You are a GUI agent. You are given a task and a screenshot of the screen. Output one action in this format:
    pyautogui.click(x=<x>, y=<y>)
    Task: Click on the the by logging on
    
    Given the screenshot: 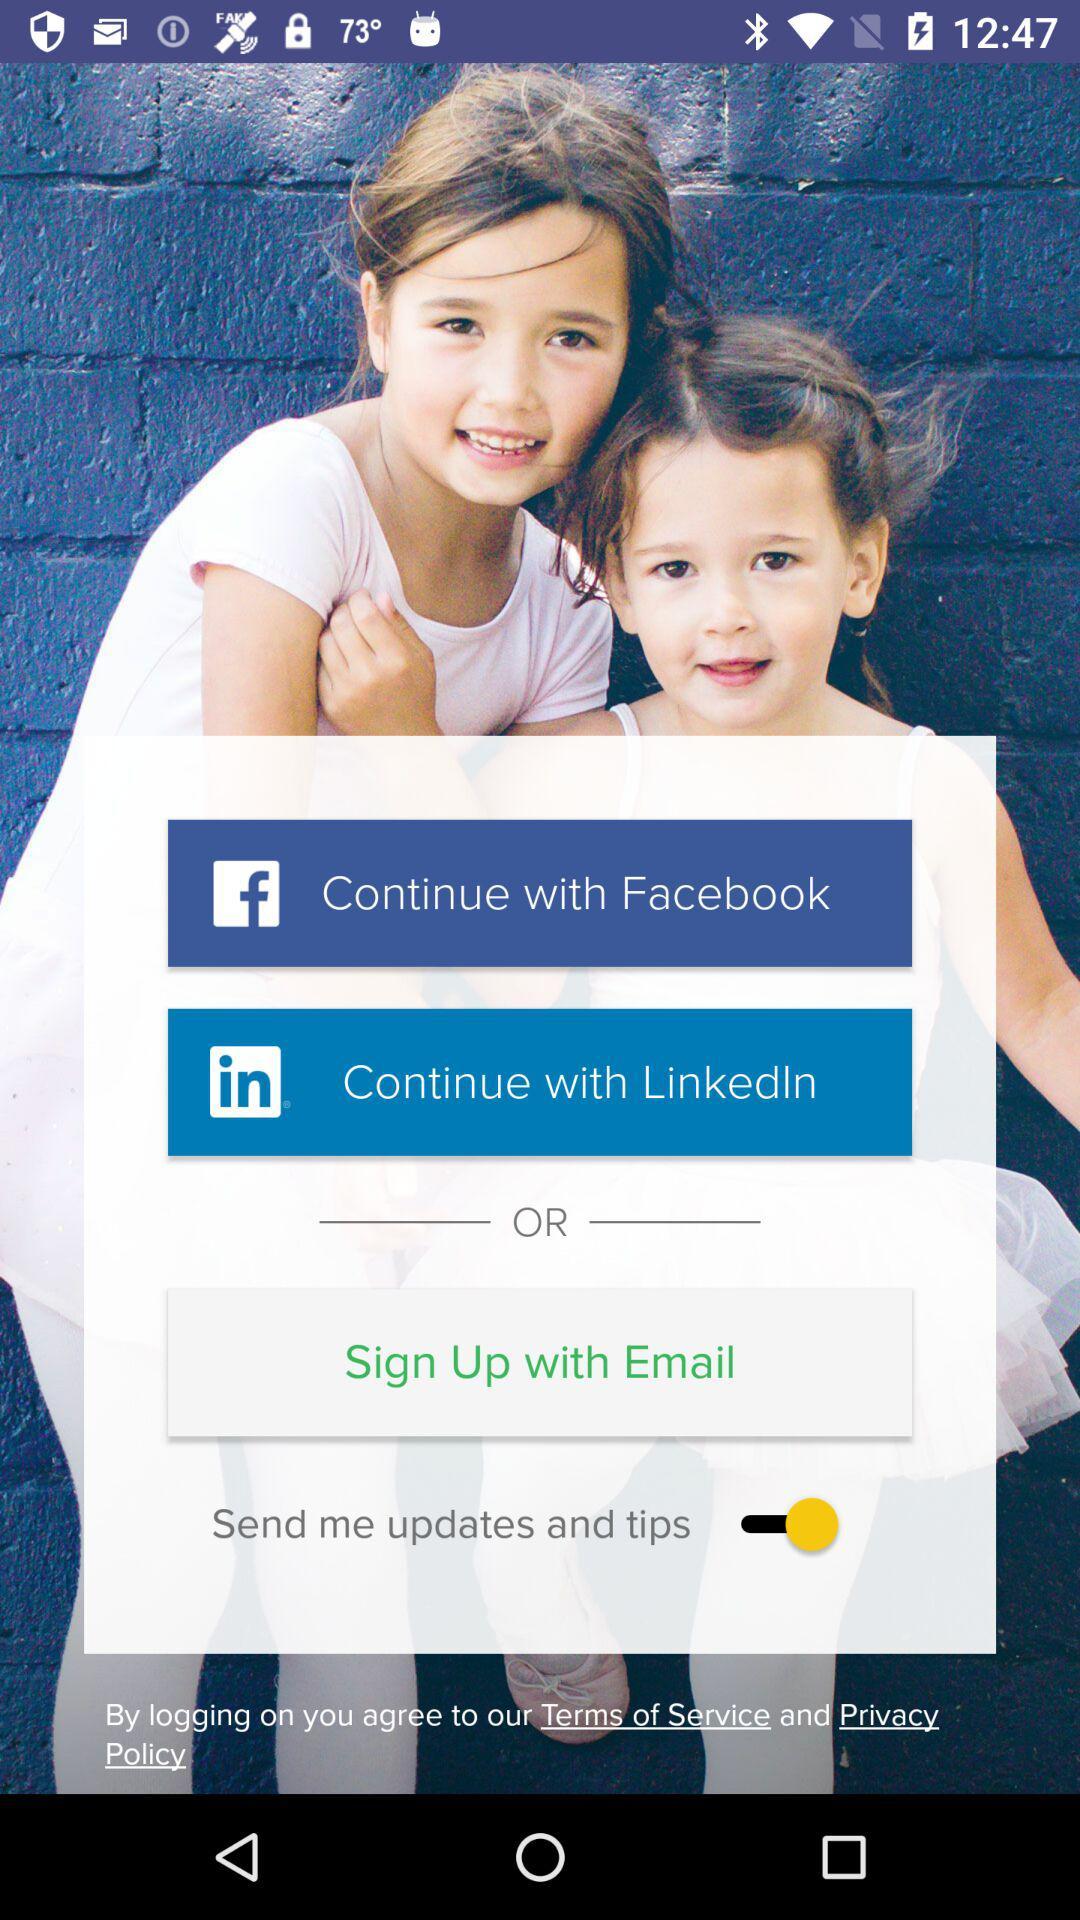 What is the action you would take?
    pyautogui.click(x=540, y=1733)
    